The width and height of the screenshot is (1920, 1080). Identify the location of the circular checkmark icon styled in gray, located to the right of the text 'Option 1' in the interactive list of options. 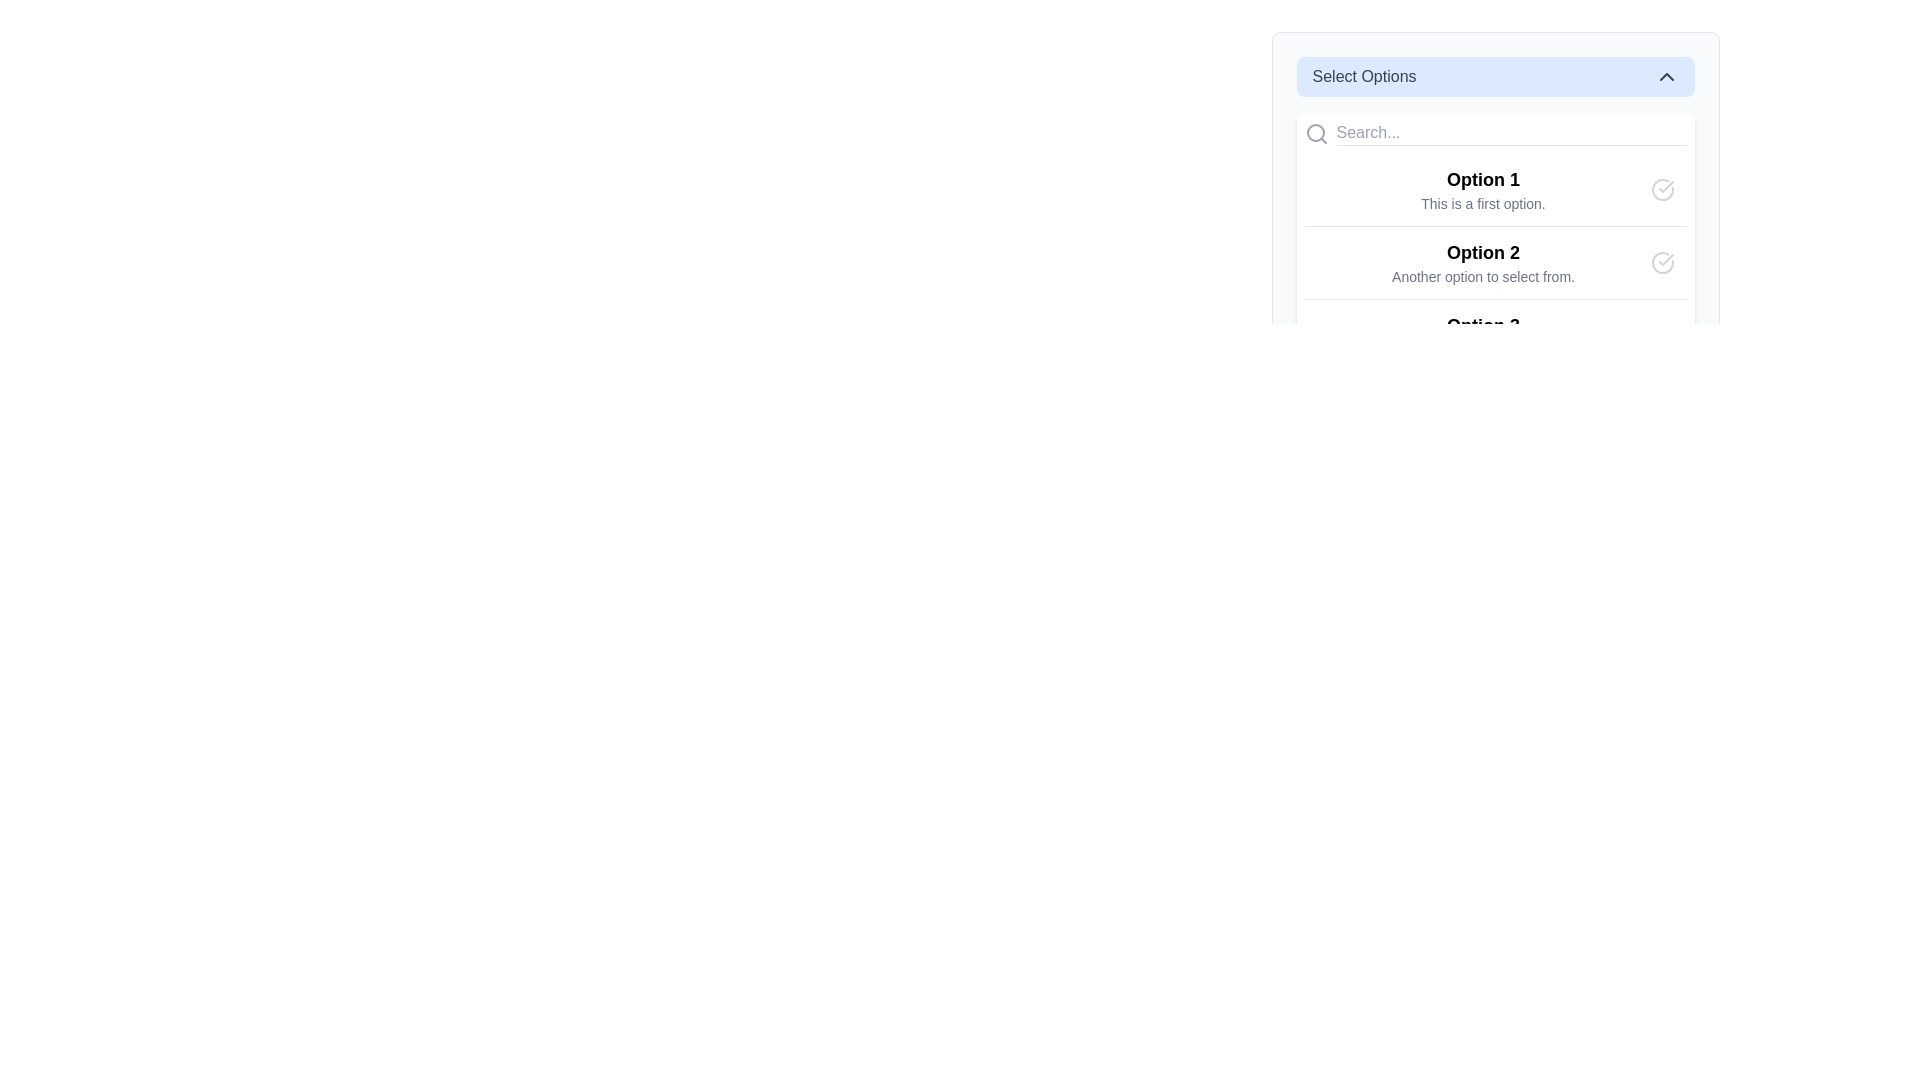
(1662, 189).